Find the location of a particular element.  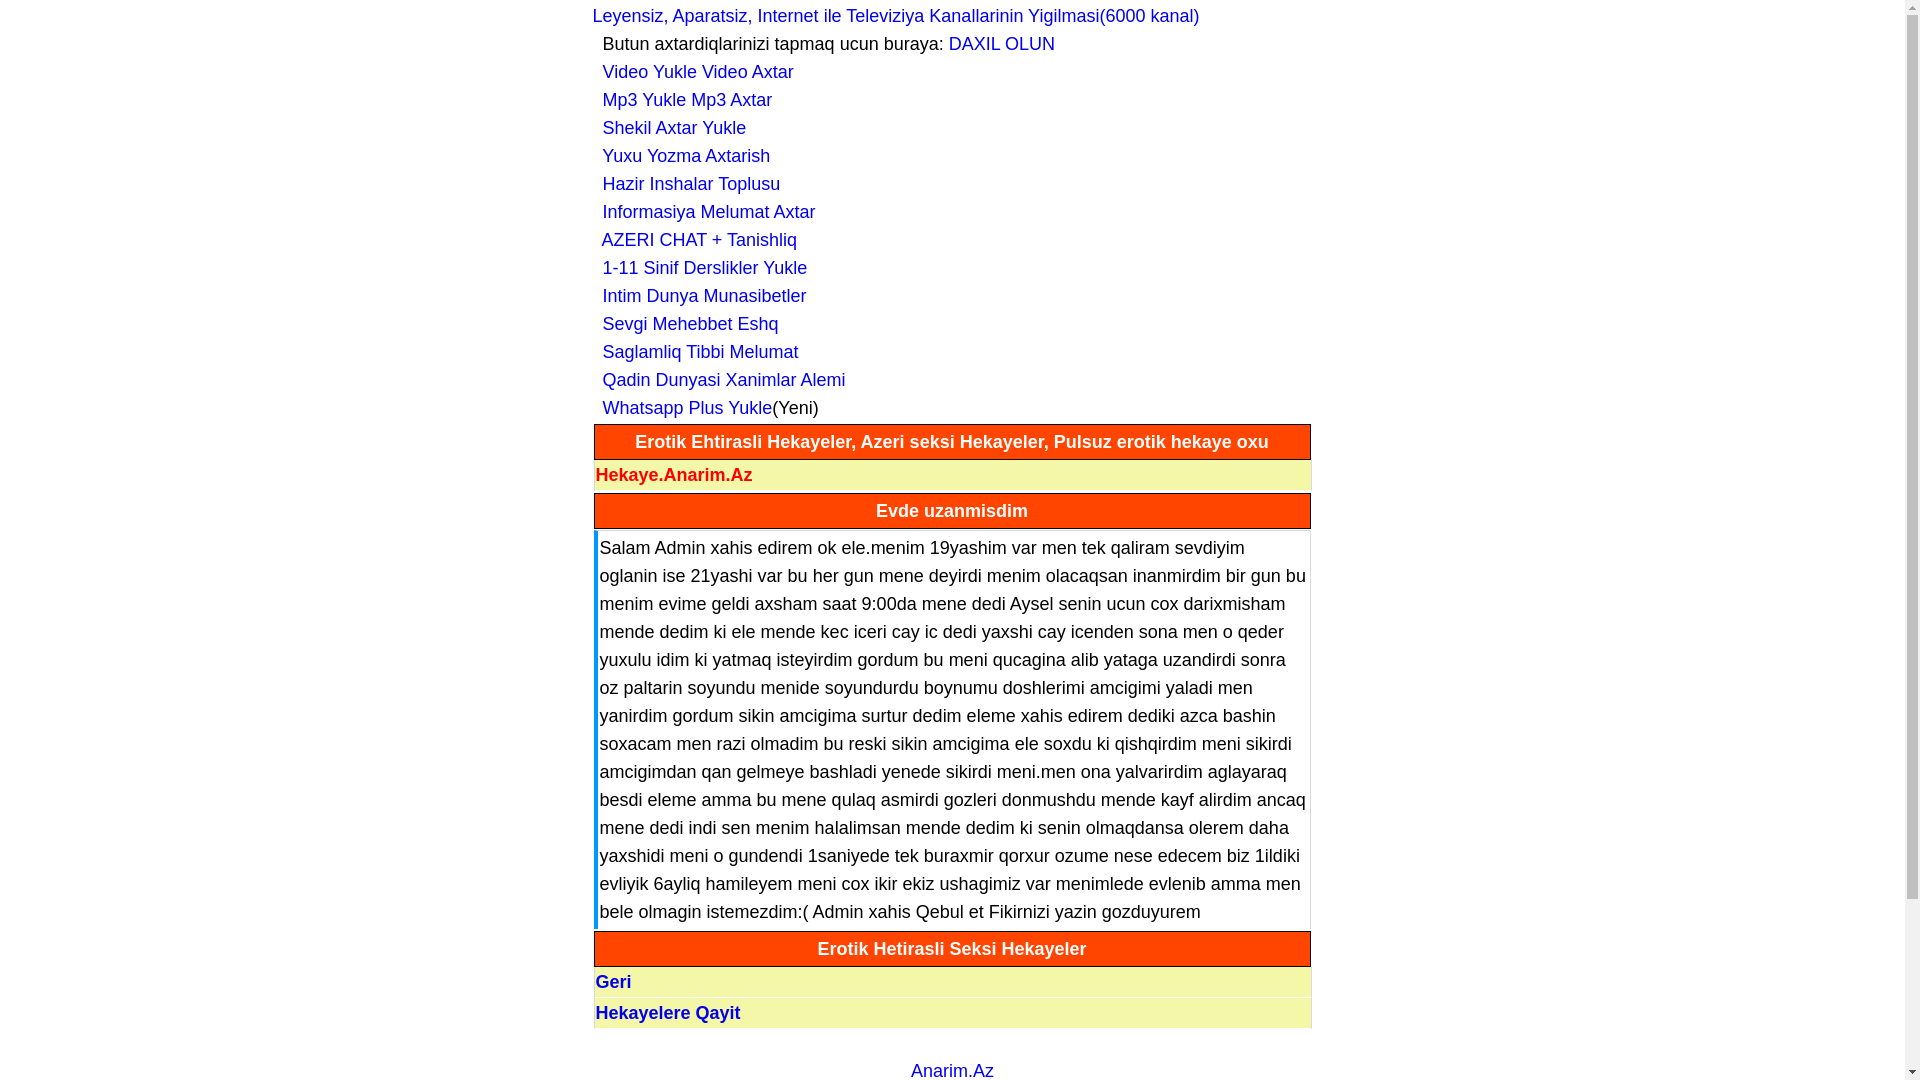

'  Shekil Axtar Yukle' is located at coordinates (590, 127).